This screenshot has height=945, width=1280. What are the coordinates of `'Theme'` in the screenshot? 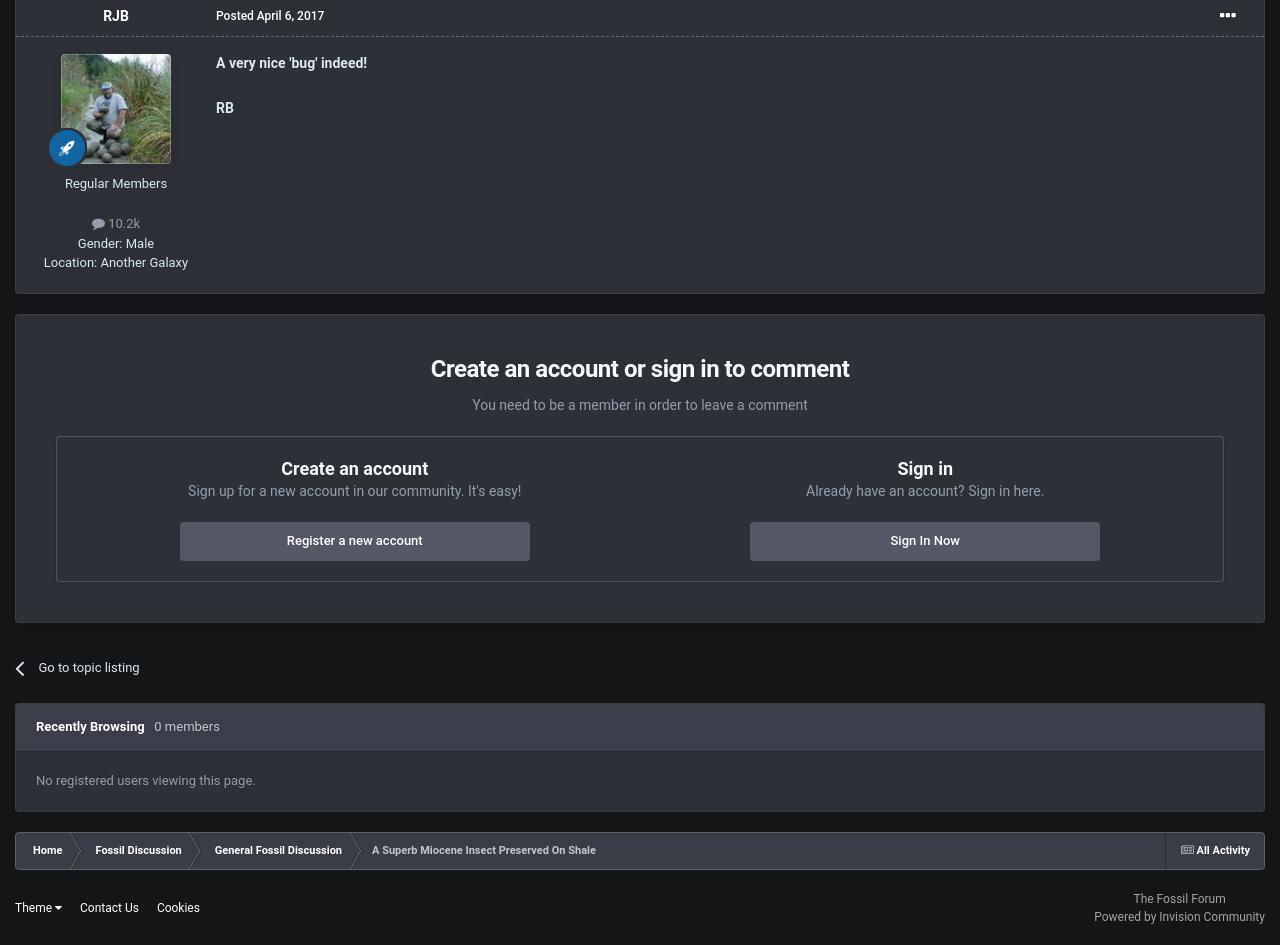 It's located at (34, 906).